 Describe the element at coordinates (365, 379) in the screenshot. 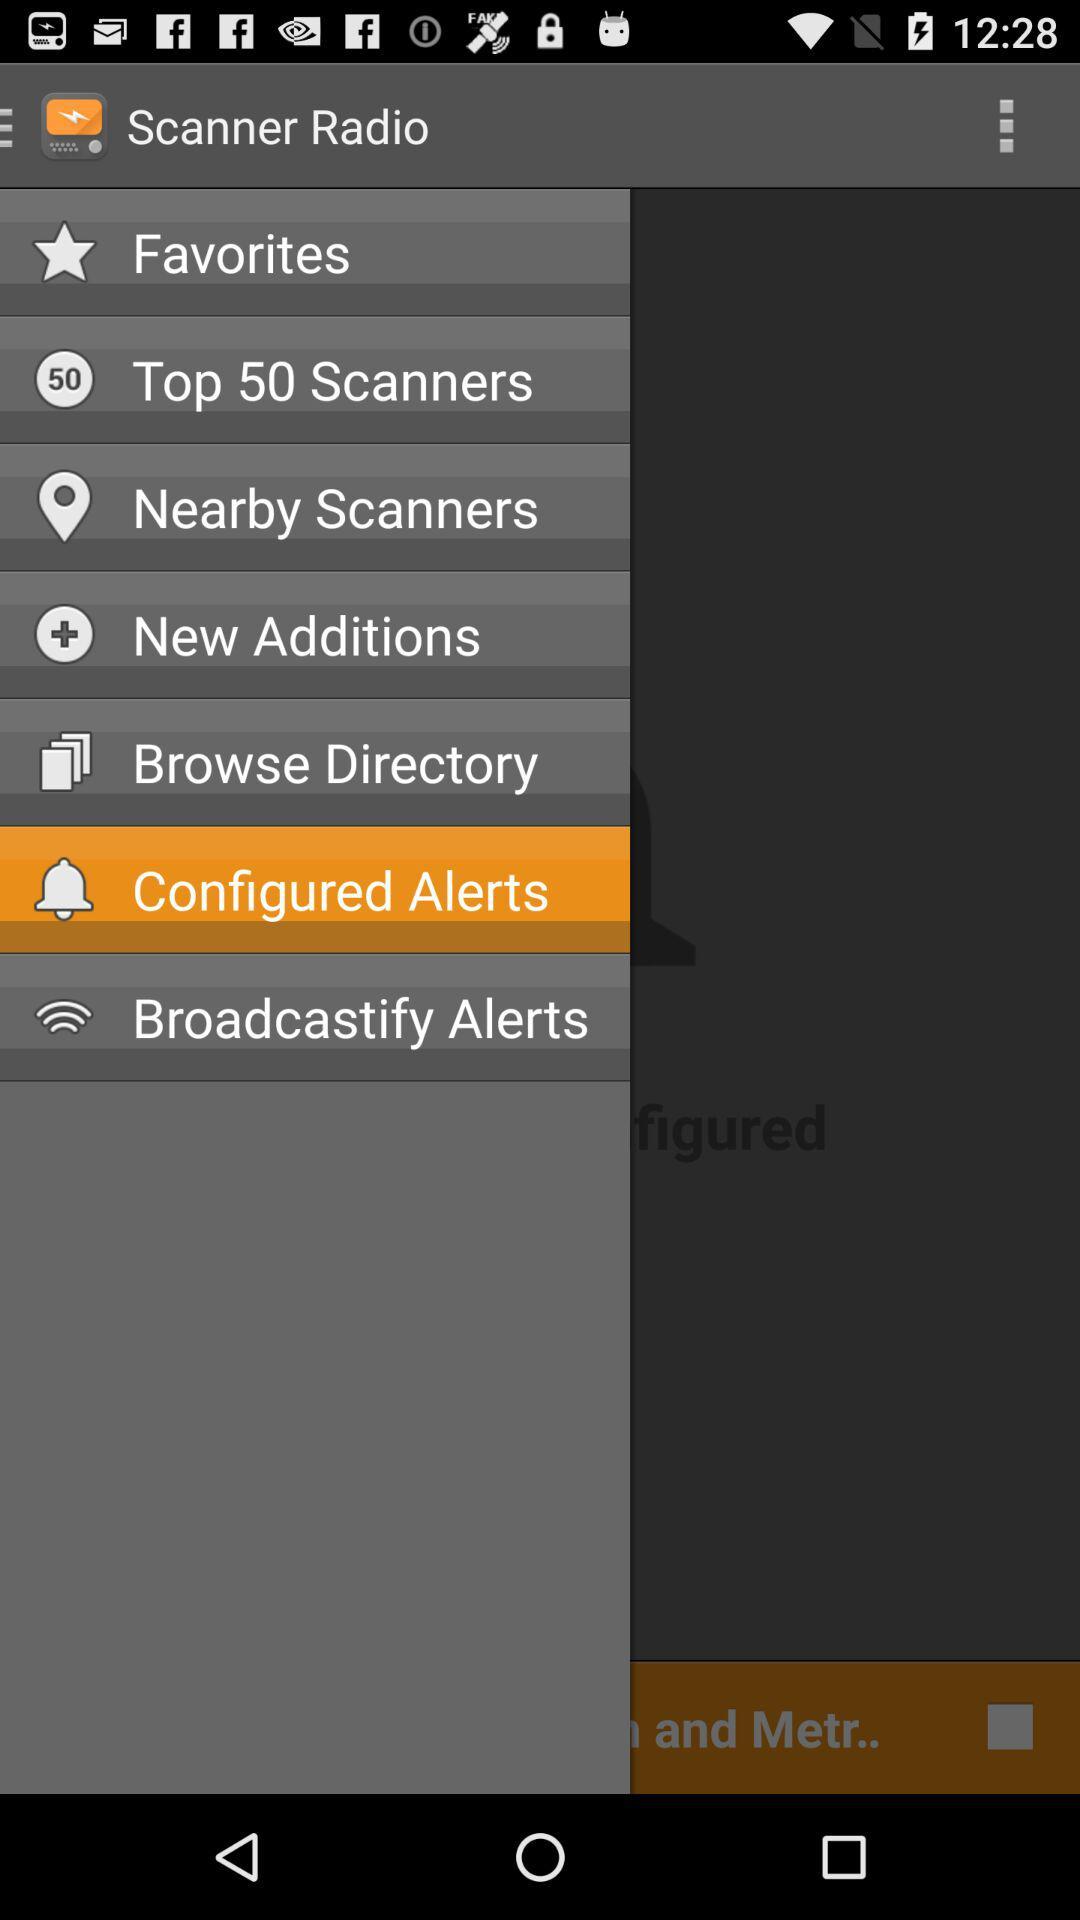

I see `app above nearby scanners app` at that location.